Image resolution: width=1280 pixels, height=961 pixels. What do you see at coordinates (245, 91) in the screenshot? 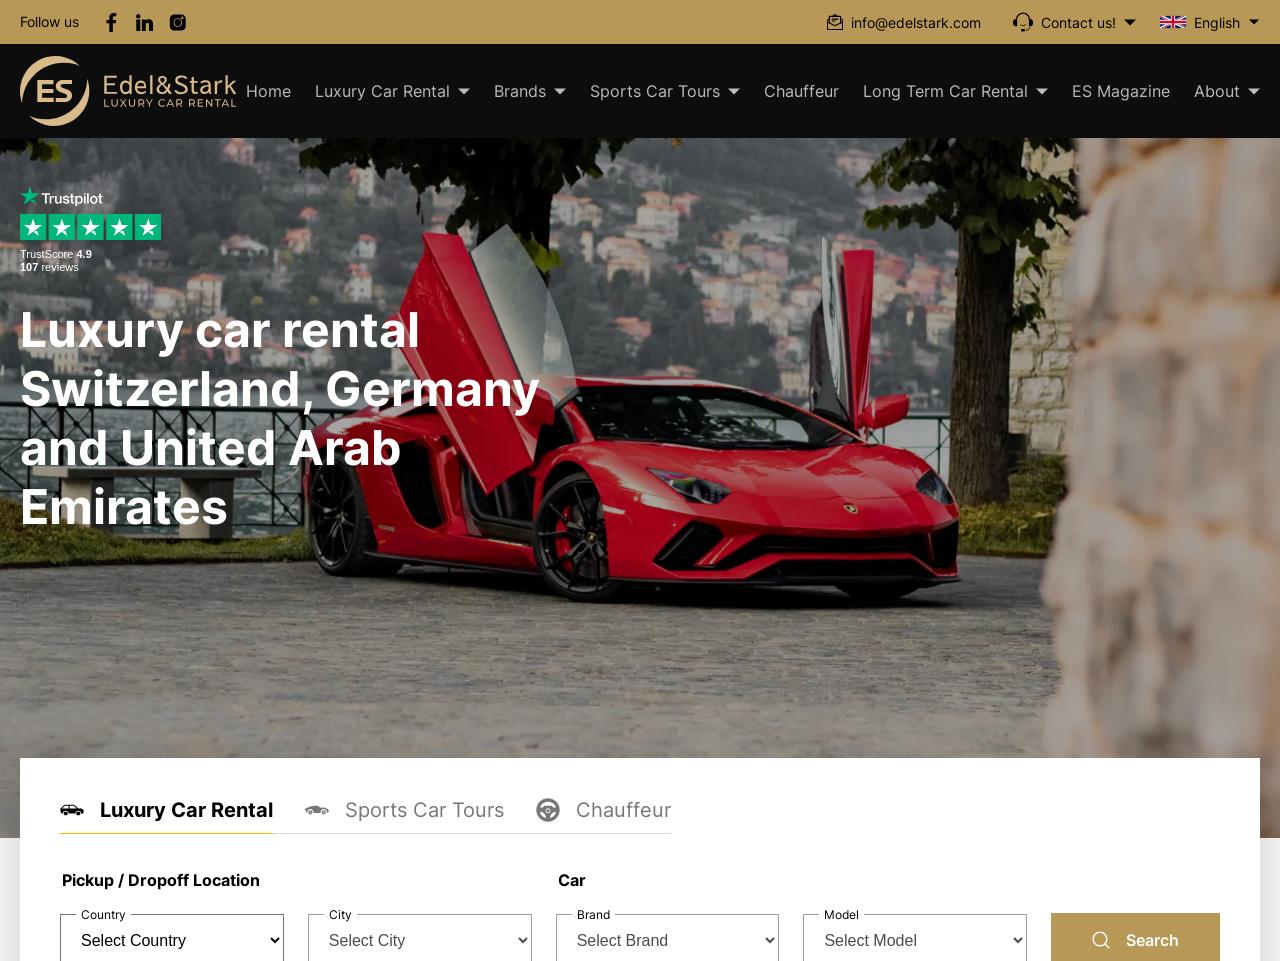
I see `'Home'` at bounding box center [245, 91].